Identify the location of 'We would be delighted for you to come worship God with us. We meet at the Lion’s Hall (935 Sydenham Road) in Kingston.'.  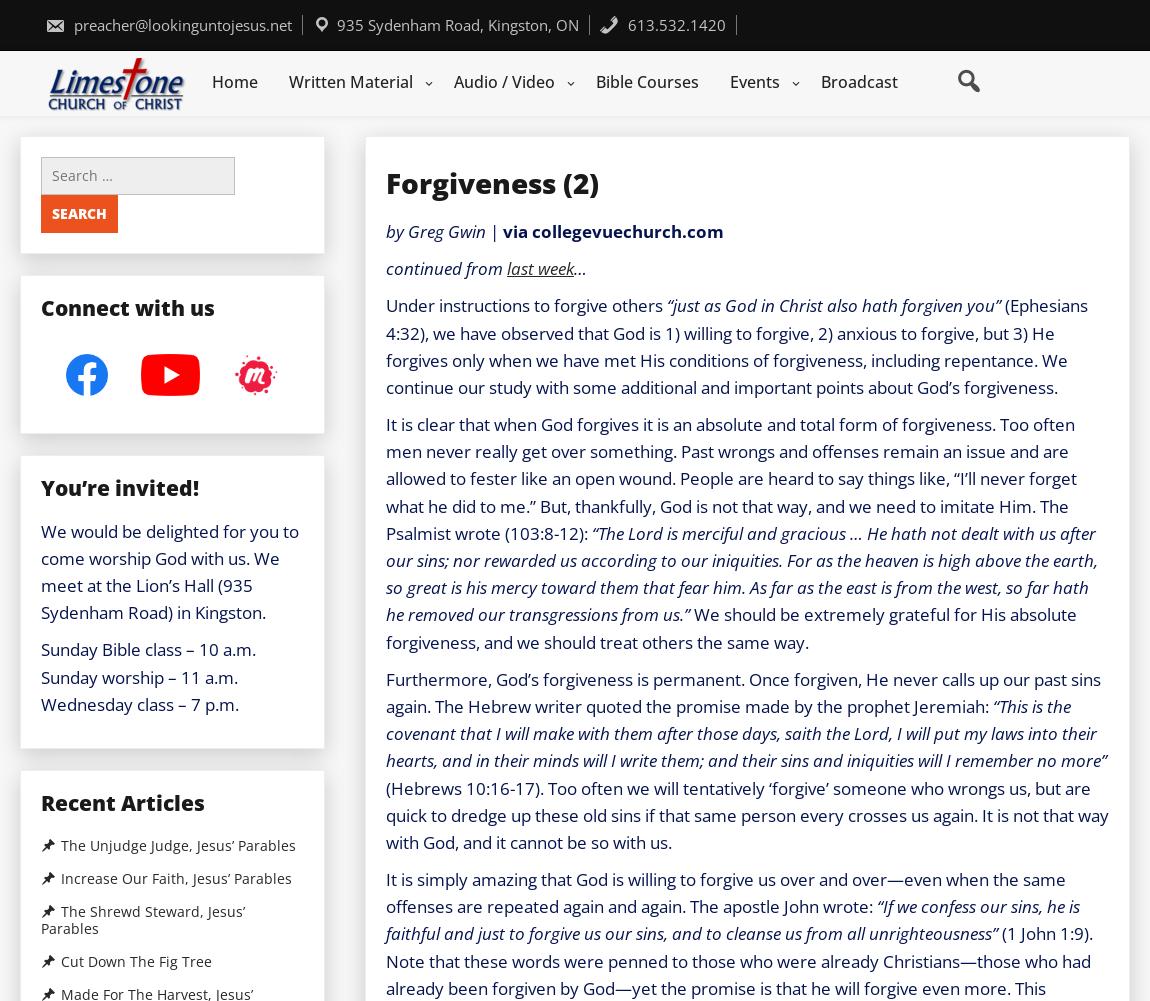
(168, 570).